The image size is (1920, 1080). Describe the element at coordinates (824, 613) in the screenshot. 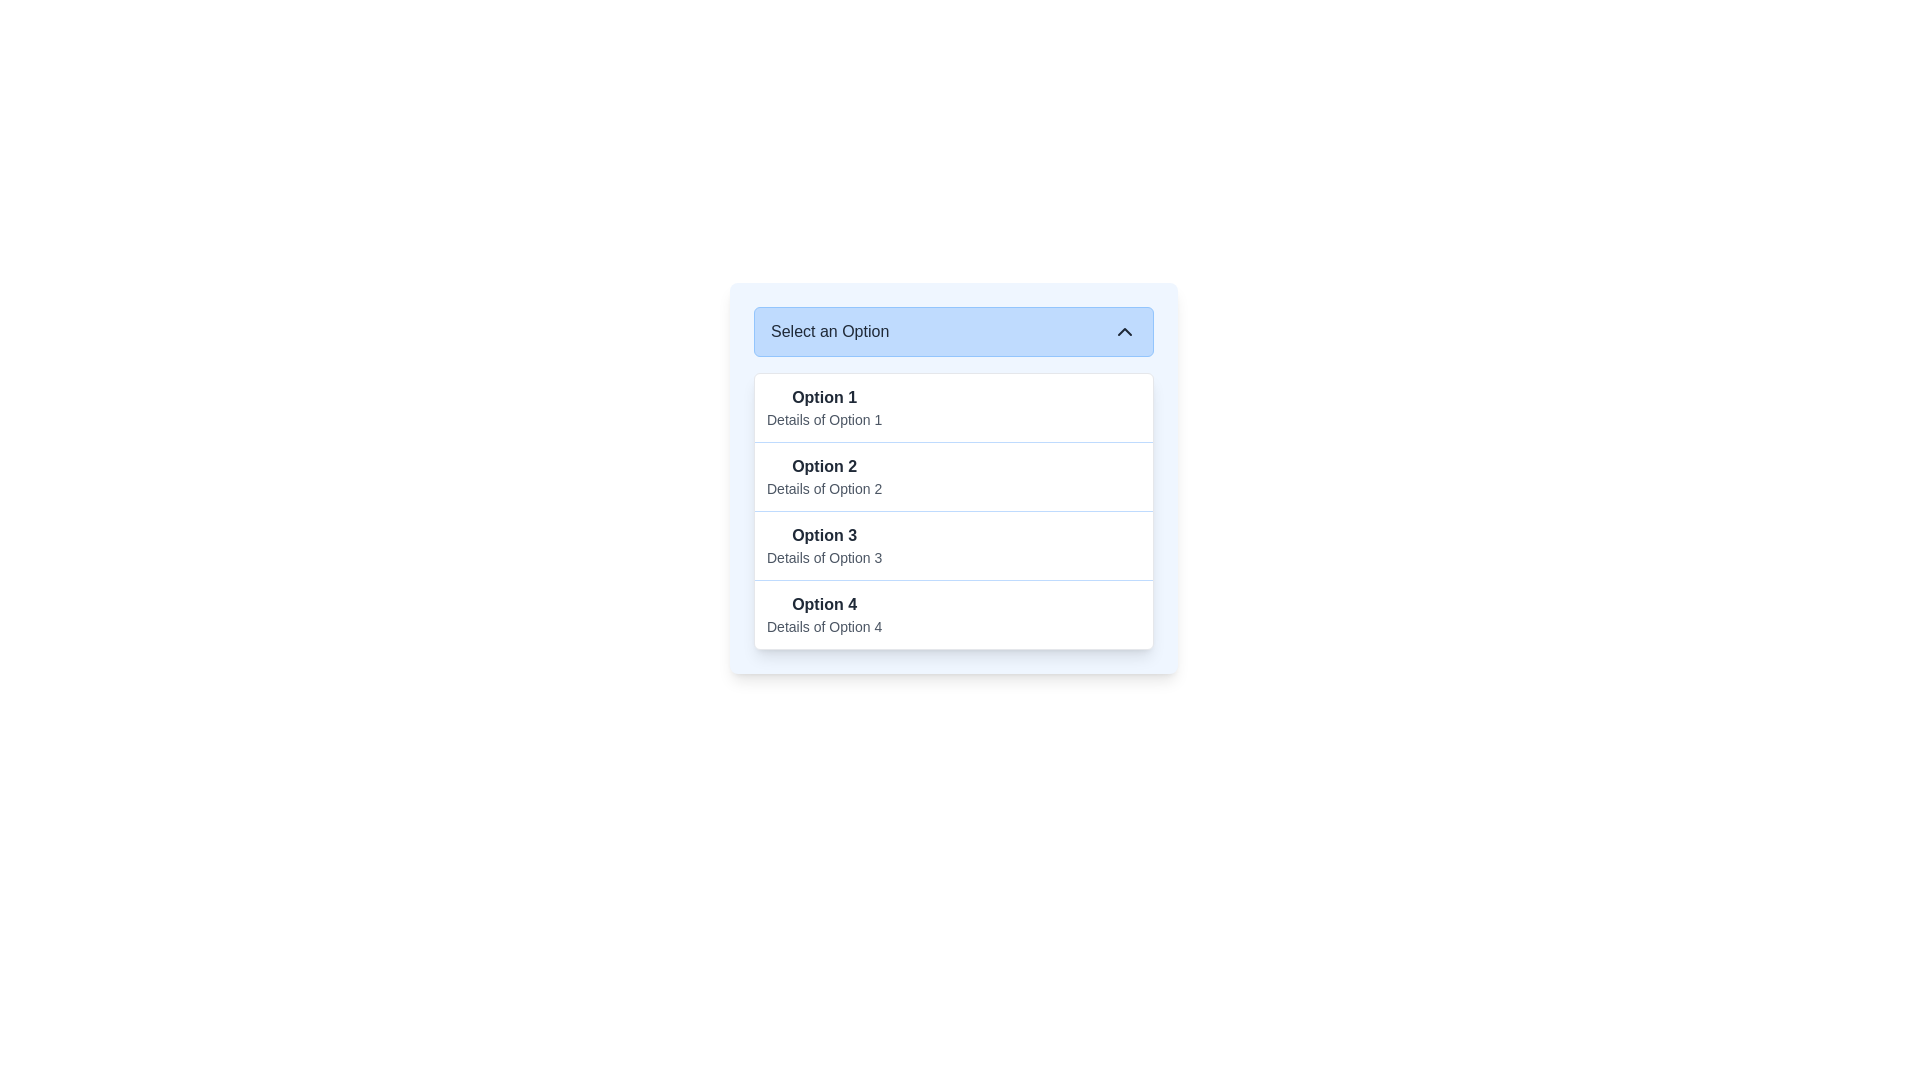

I see `the dropdown menu option labeled 'Option 4', which features bold dark gray text and smaller lighter gray details` at that location.